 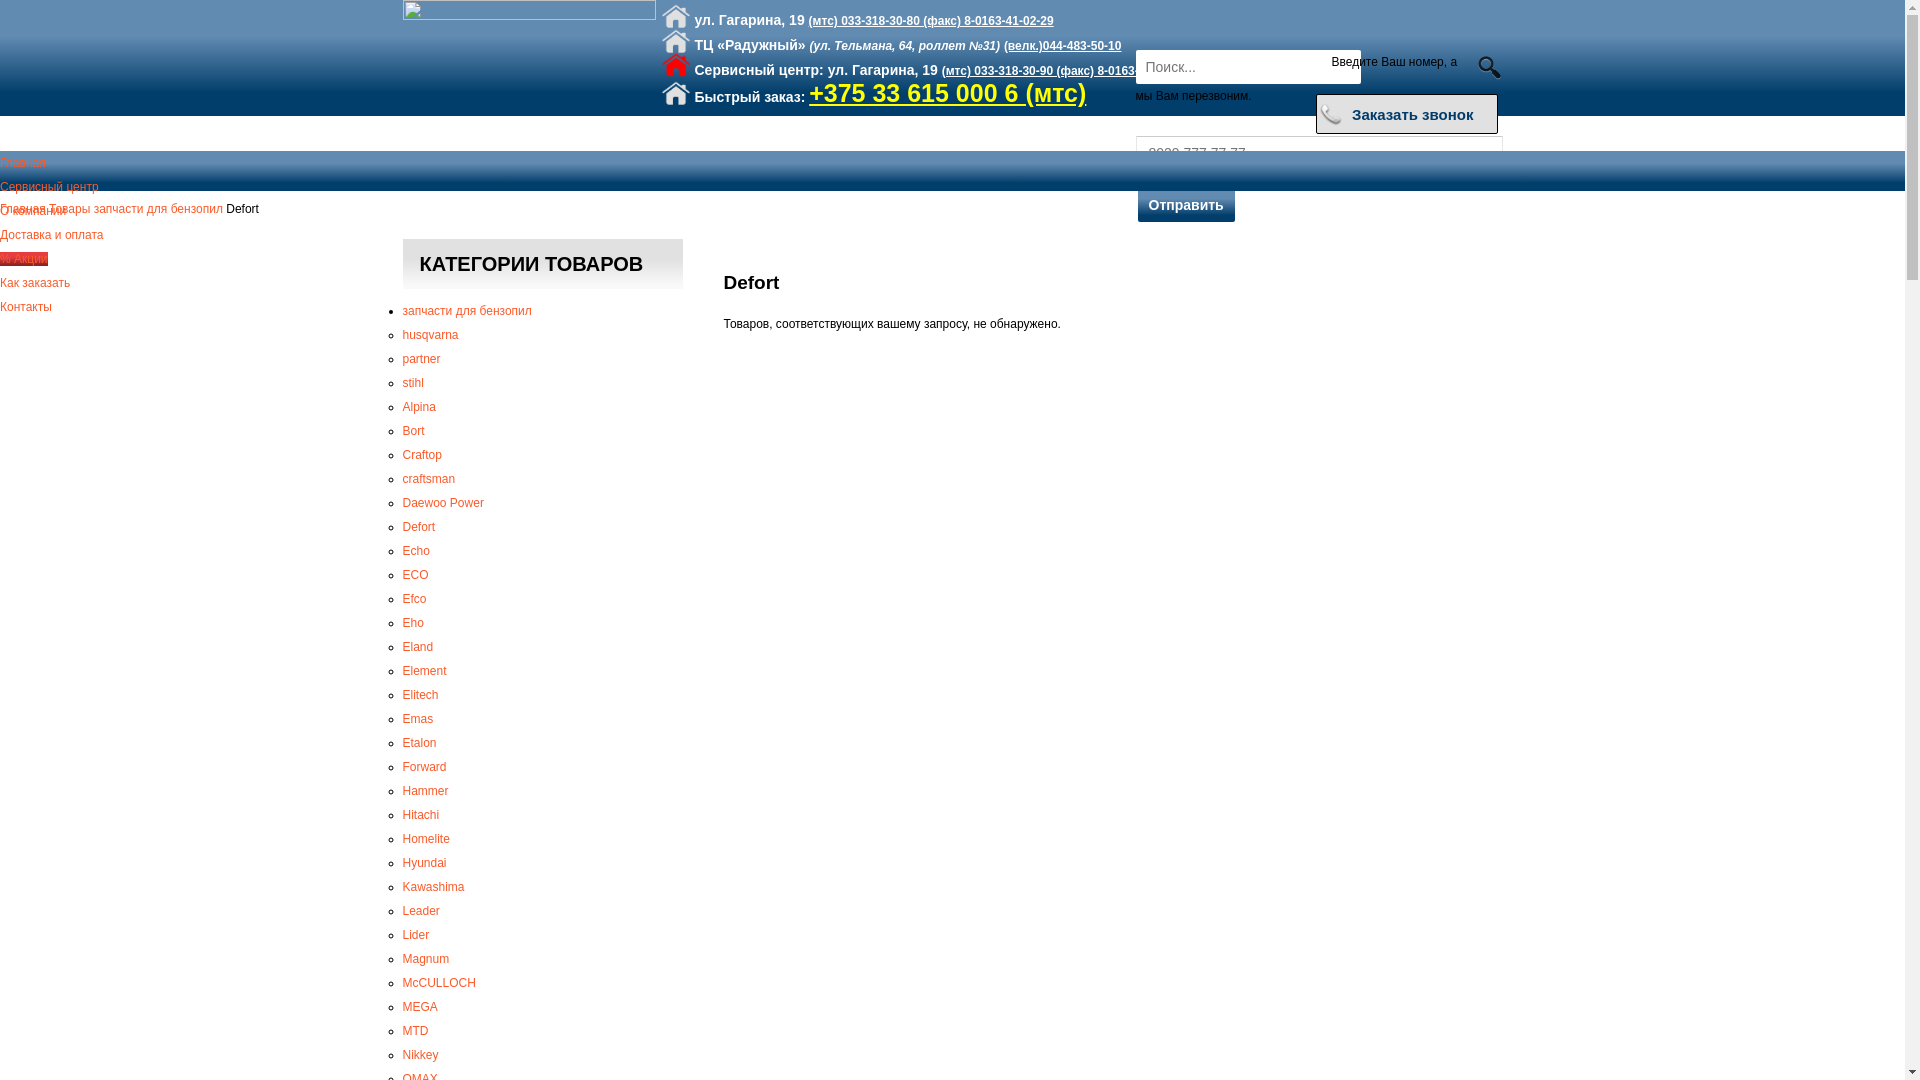 I want to click on 'Lider', so click(x=414, y=934).